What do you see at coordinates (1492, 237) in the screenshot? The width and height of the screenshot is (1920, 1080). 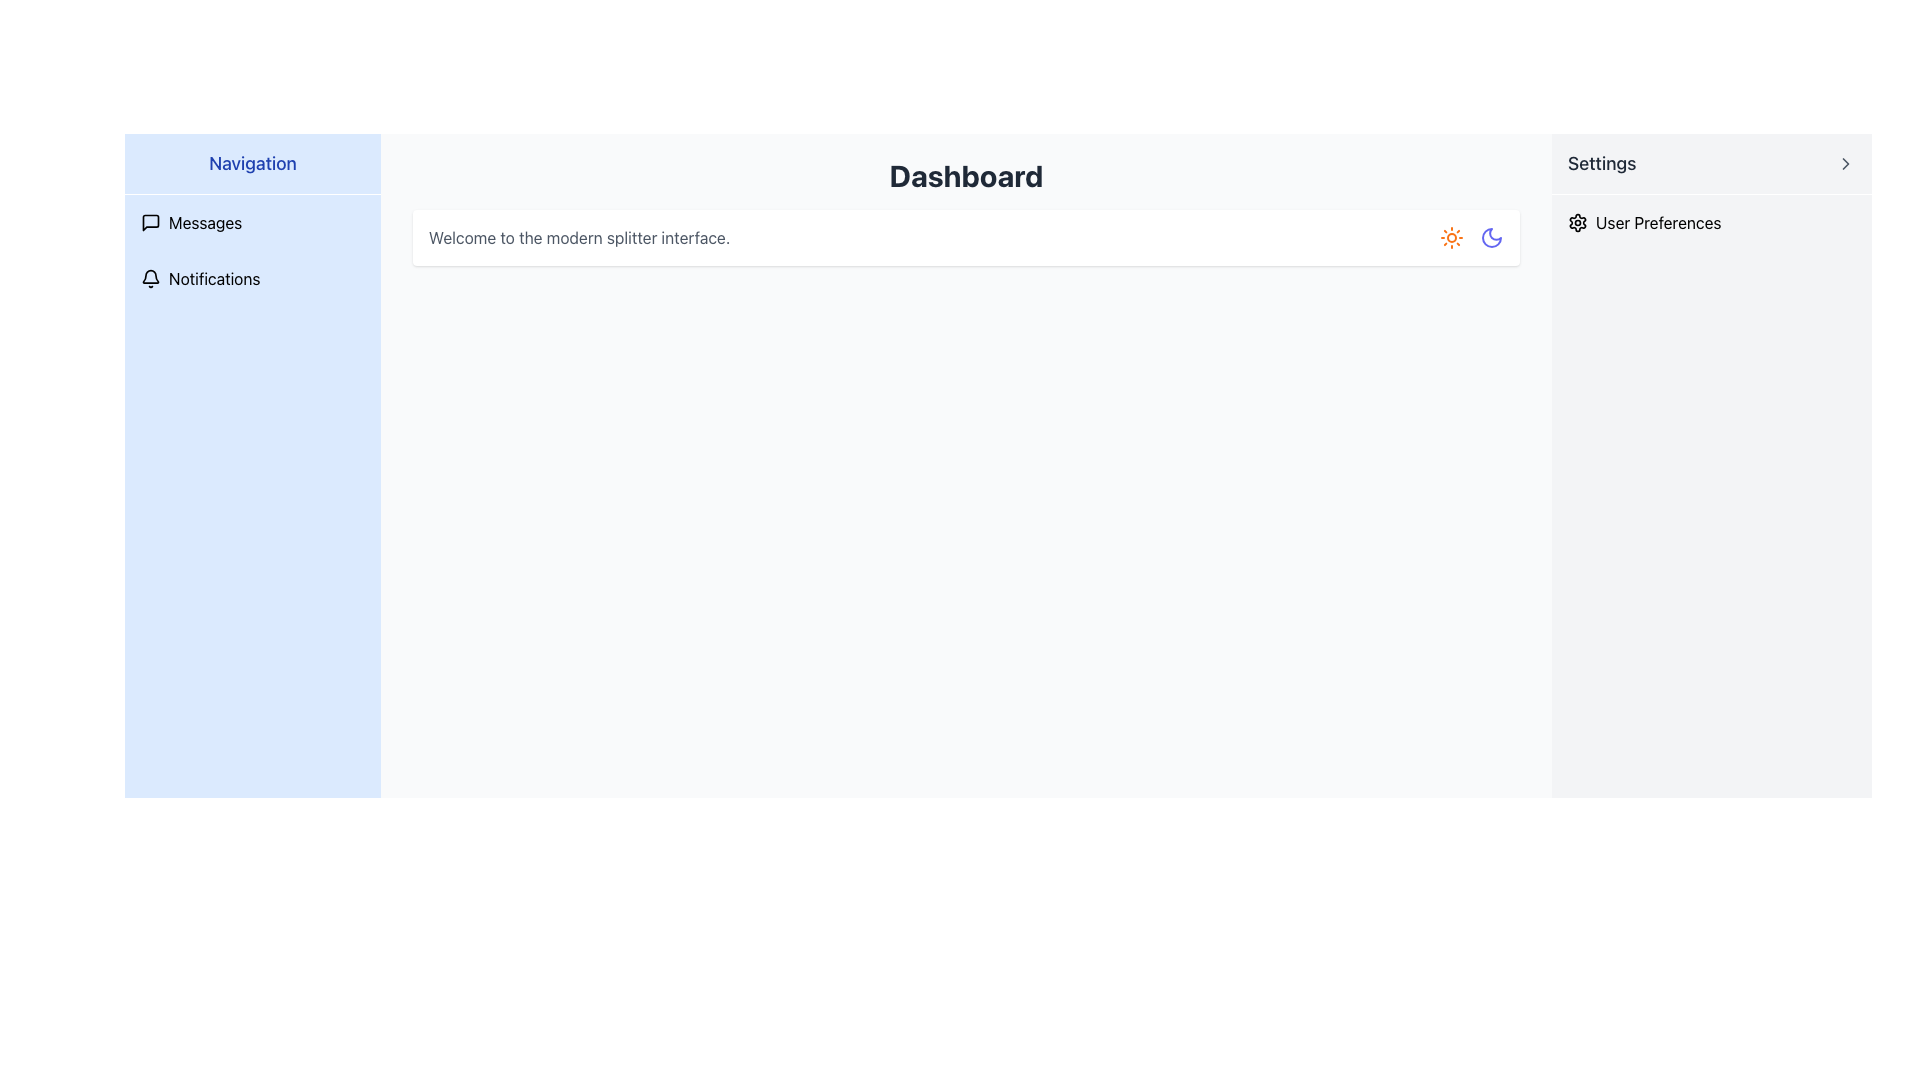 I see `the crescent moon icon in the top-right navigation bar` at bounding box center [1492, 237].